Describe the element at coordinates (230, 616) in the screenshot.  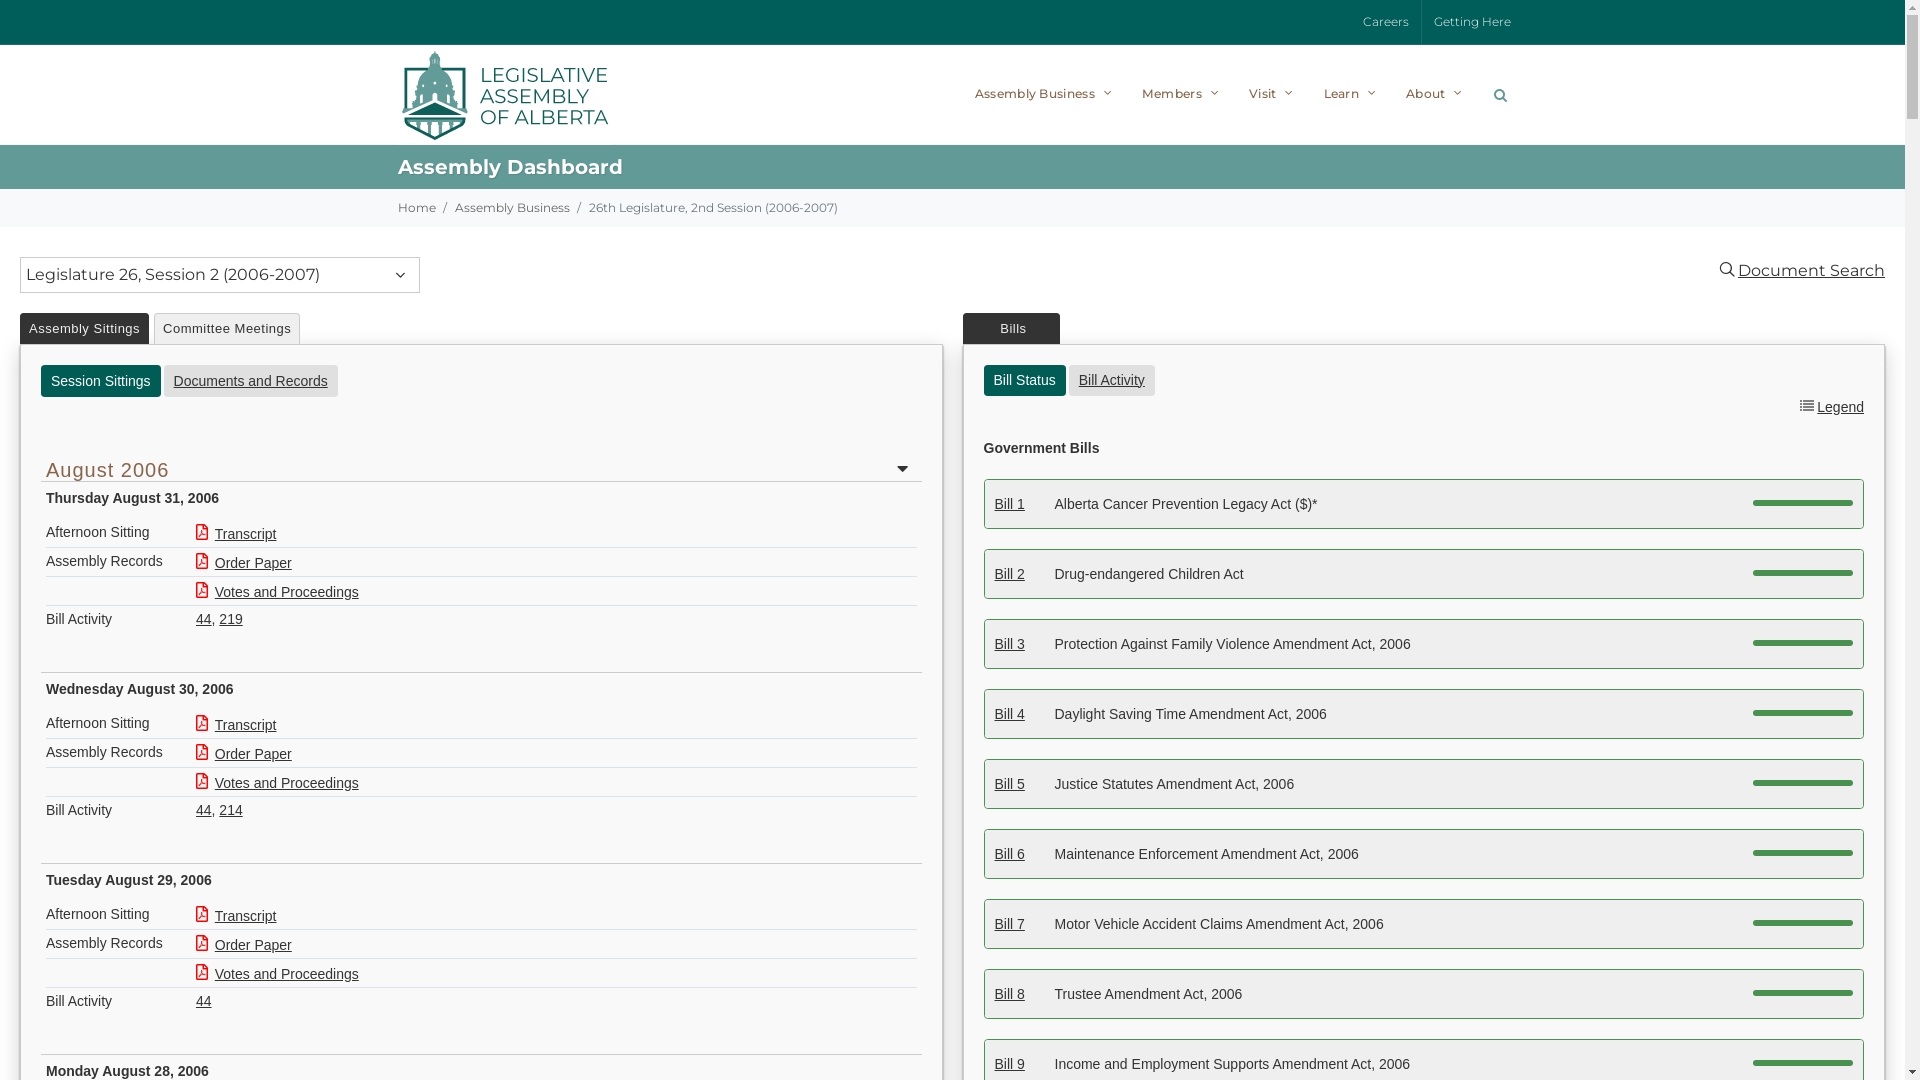
I see `'219'` at that location.